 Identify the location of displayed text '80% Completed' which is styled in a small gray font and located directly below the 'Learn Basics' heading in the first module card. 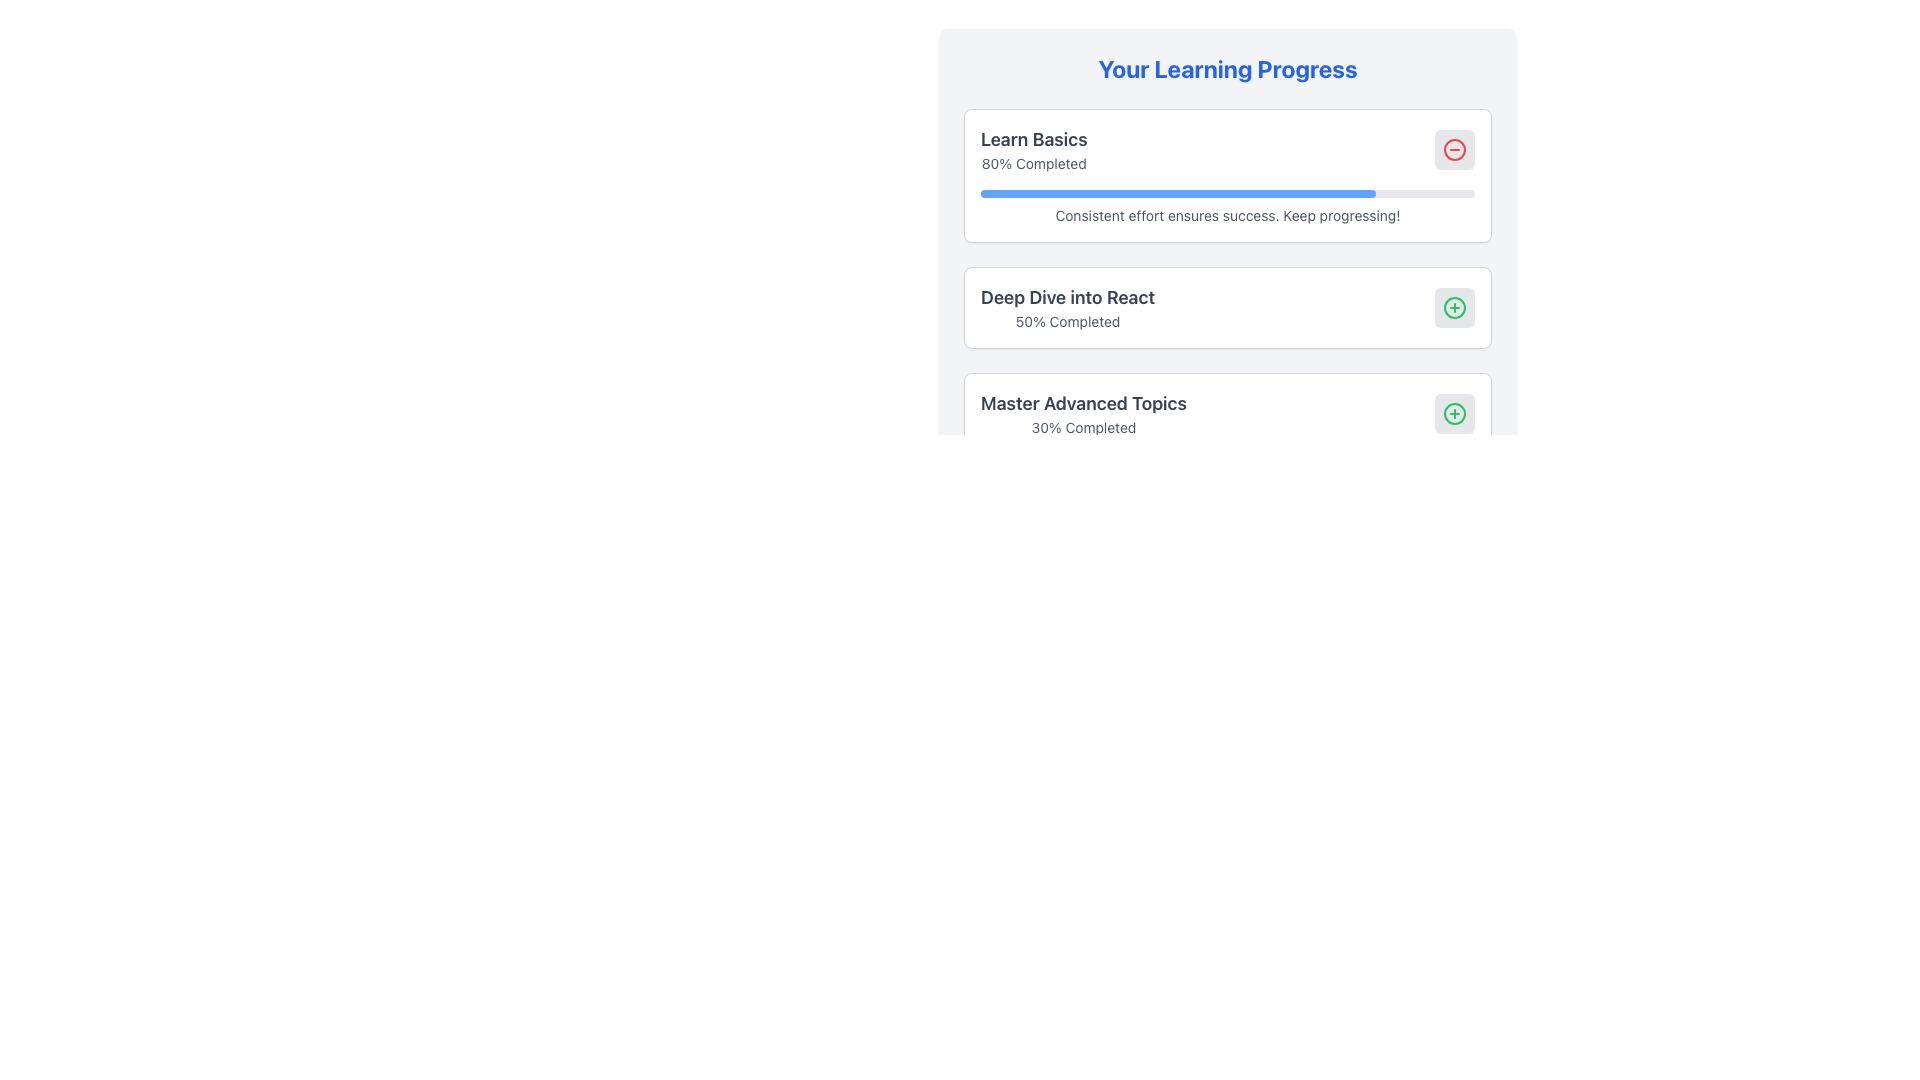
(1034, 163).